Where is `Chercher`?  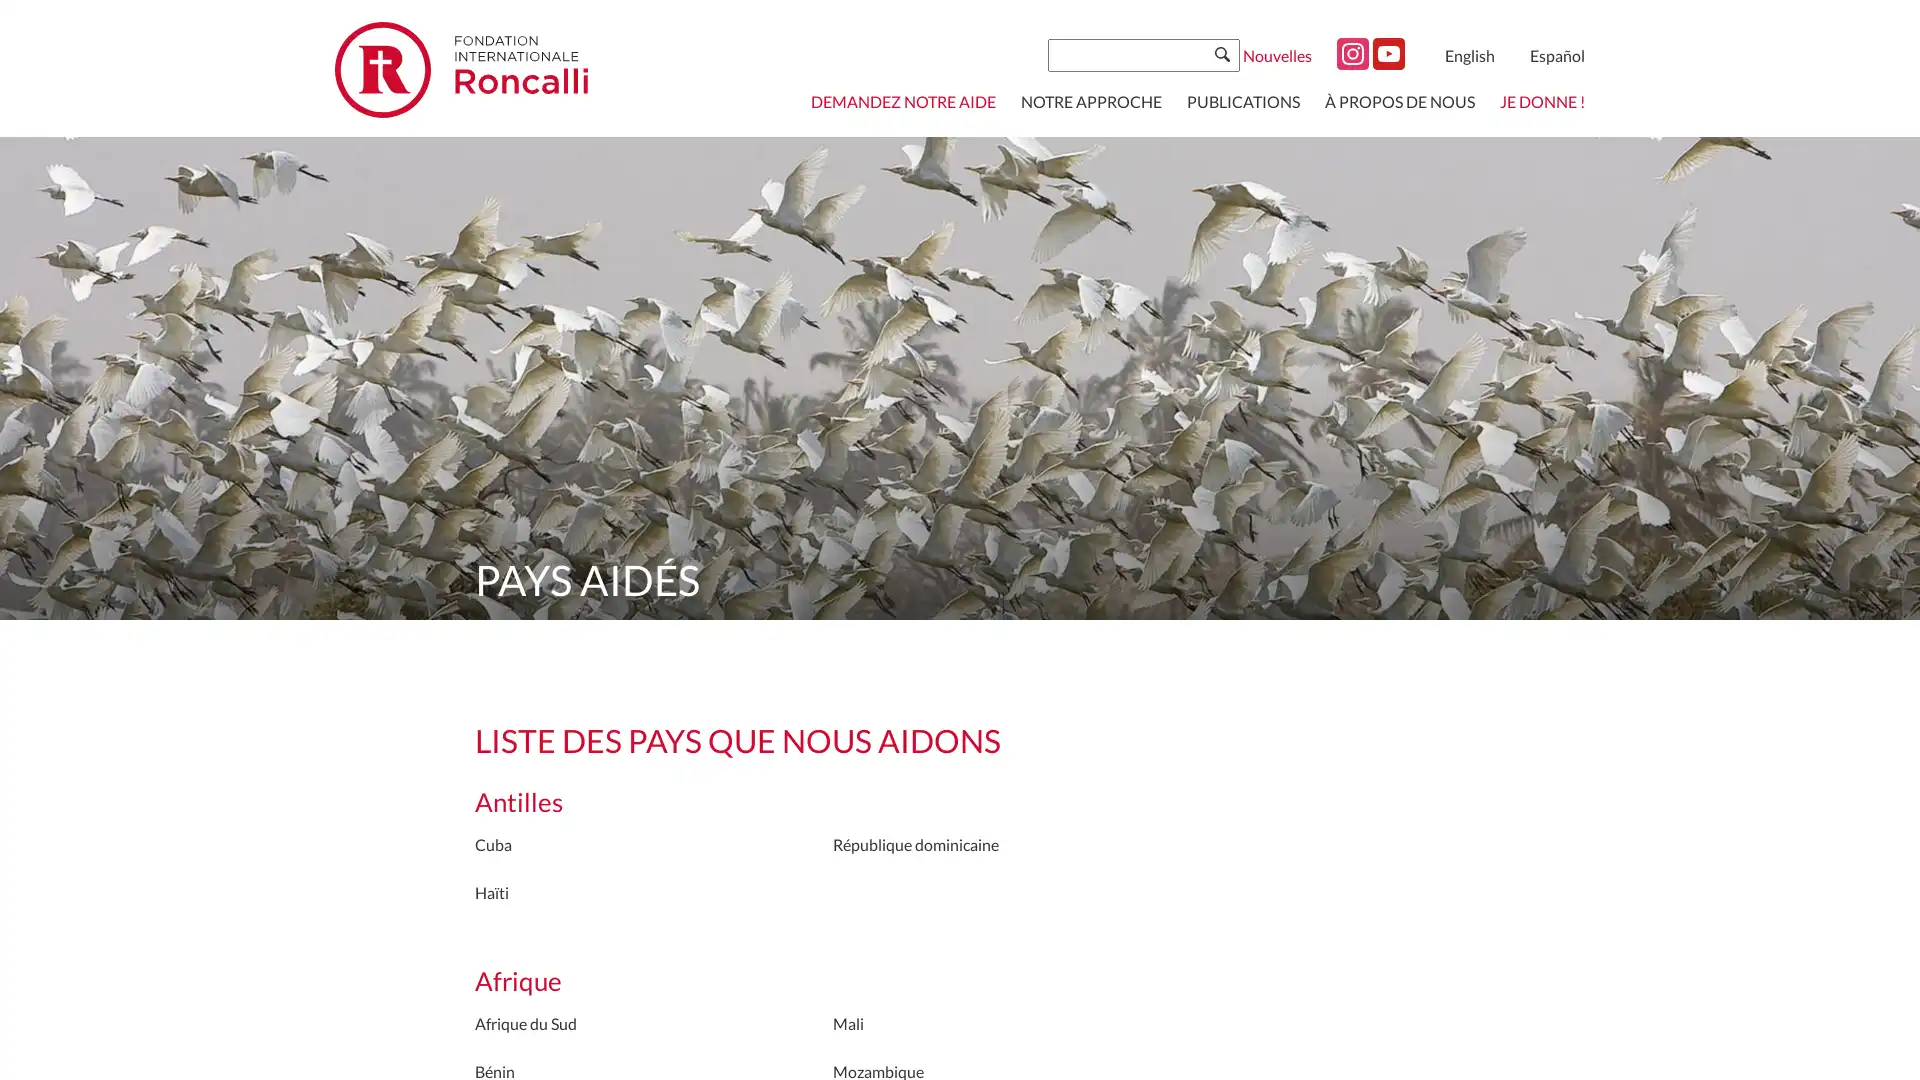
Chercher is located at coordinates (1221, 53).